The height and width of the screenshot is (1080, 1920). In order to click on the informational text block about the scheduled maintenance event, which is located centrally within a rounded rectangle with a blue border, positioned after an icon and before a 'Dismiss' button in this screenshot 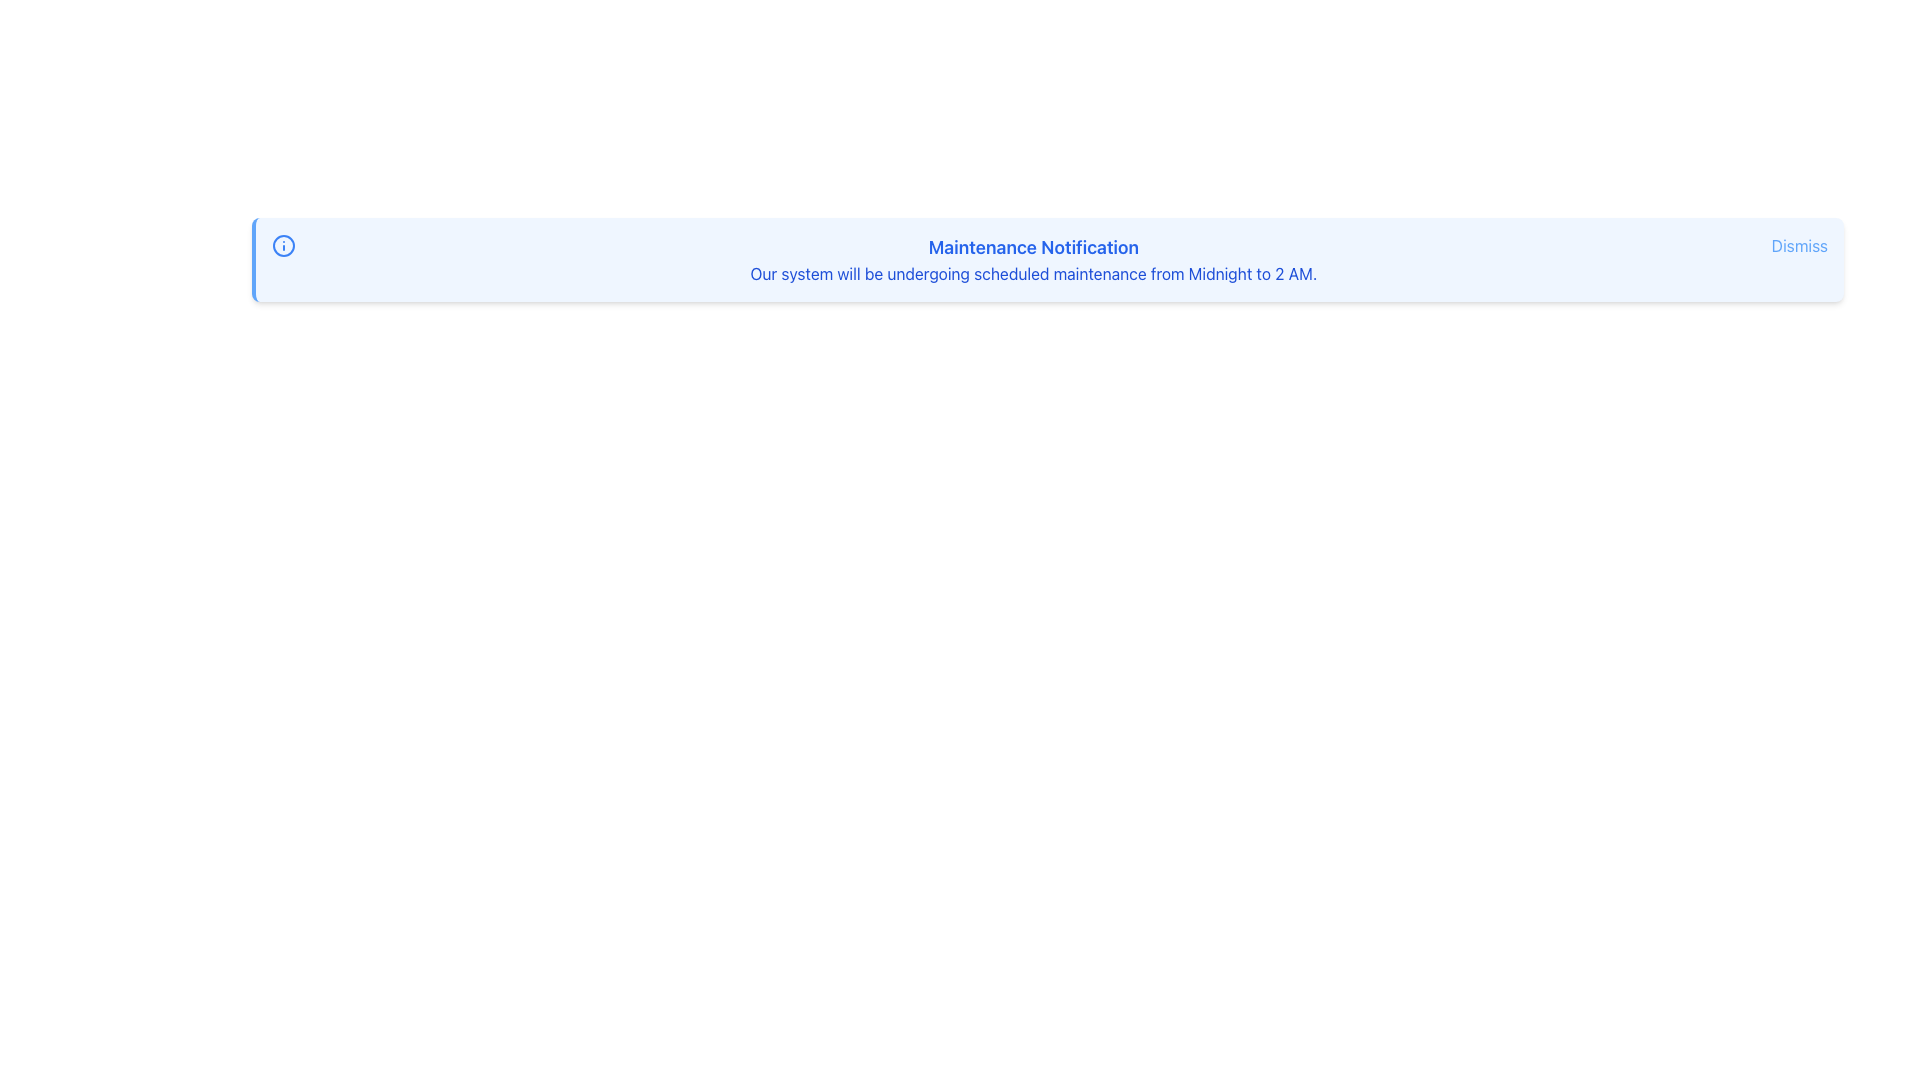, I will do `click(1033, 258)`.